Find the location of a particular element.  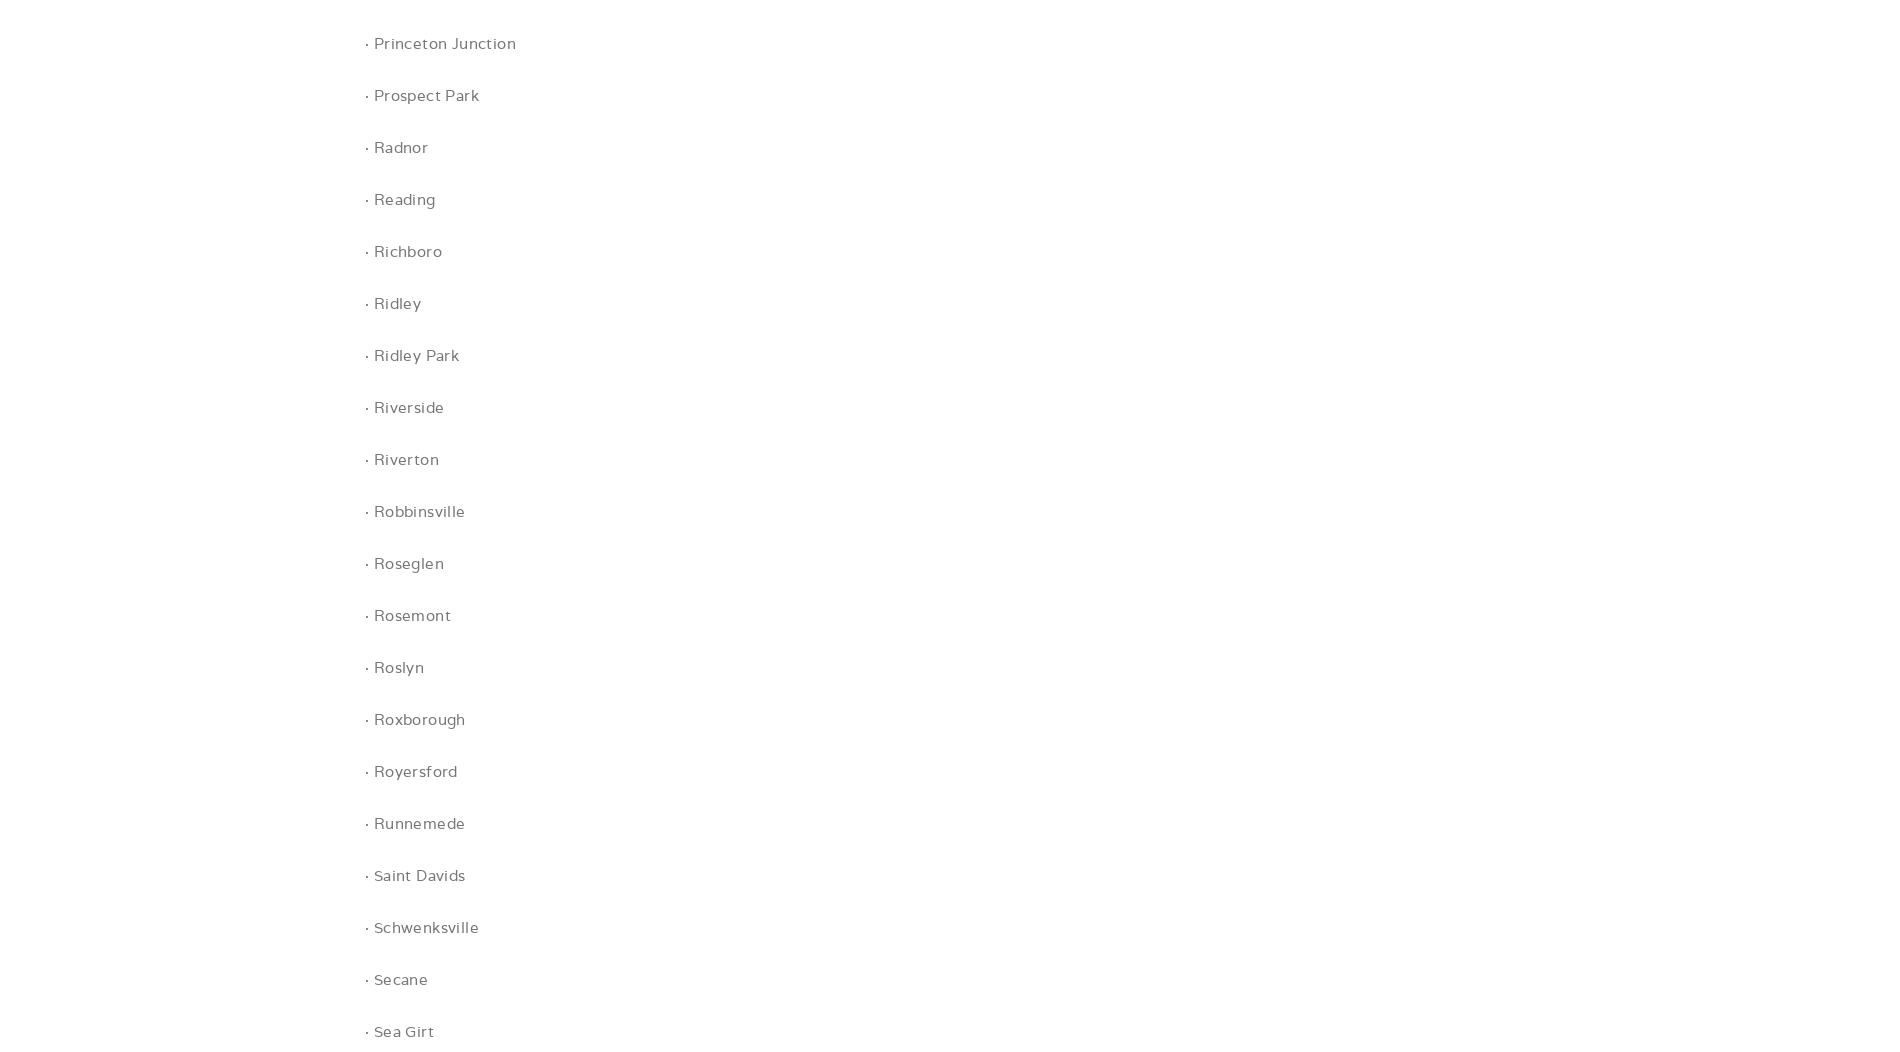

'· Roseglen' is located at coordinates (403, 563).